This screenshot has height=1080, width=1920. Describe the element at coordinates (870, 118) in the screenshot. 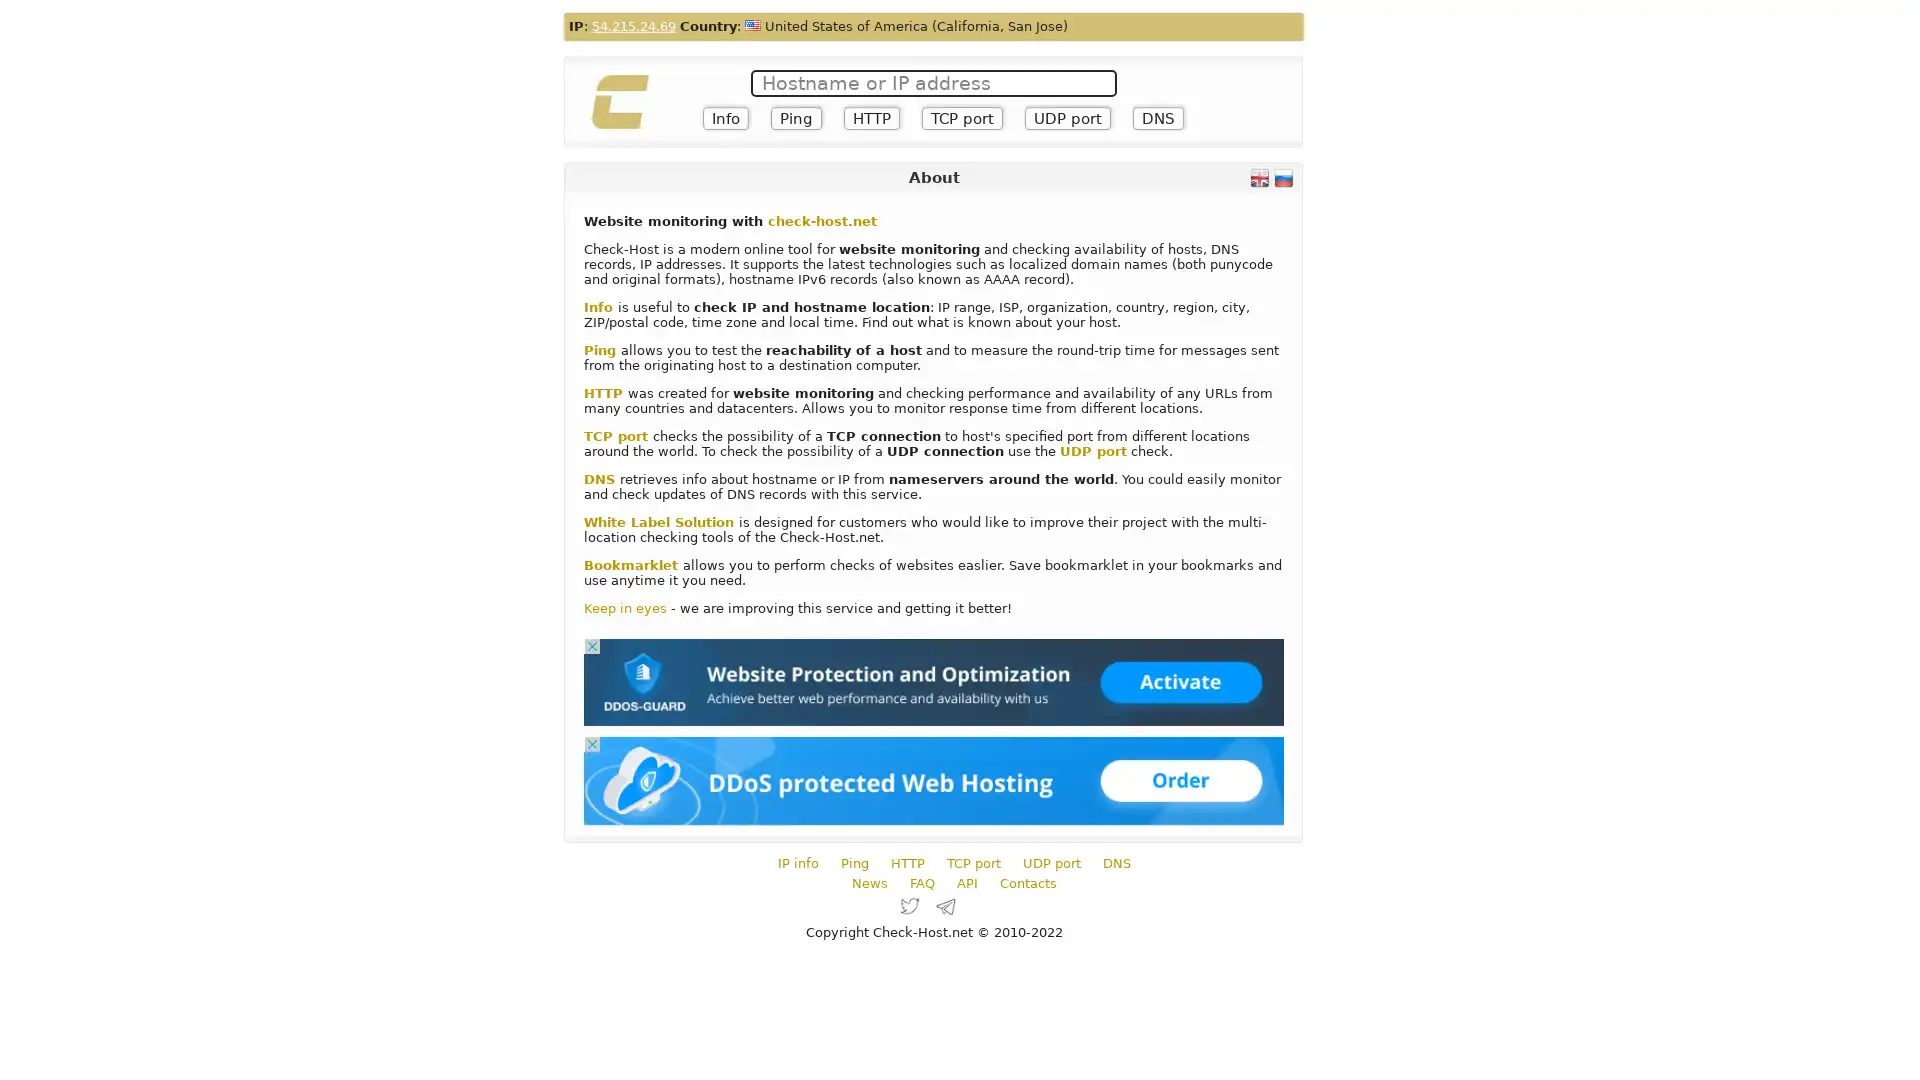

I see `HTTP` at that location.